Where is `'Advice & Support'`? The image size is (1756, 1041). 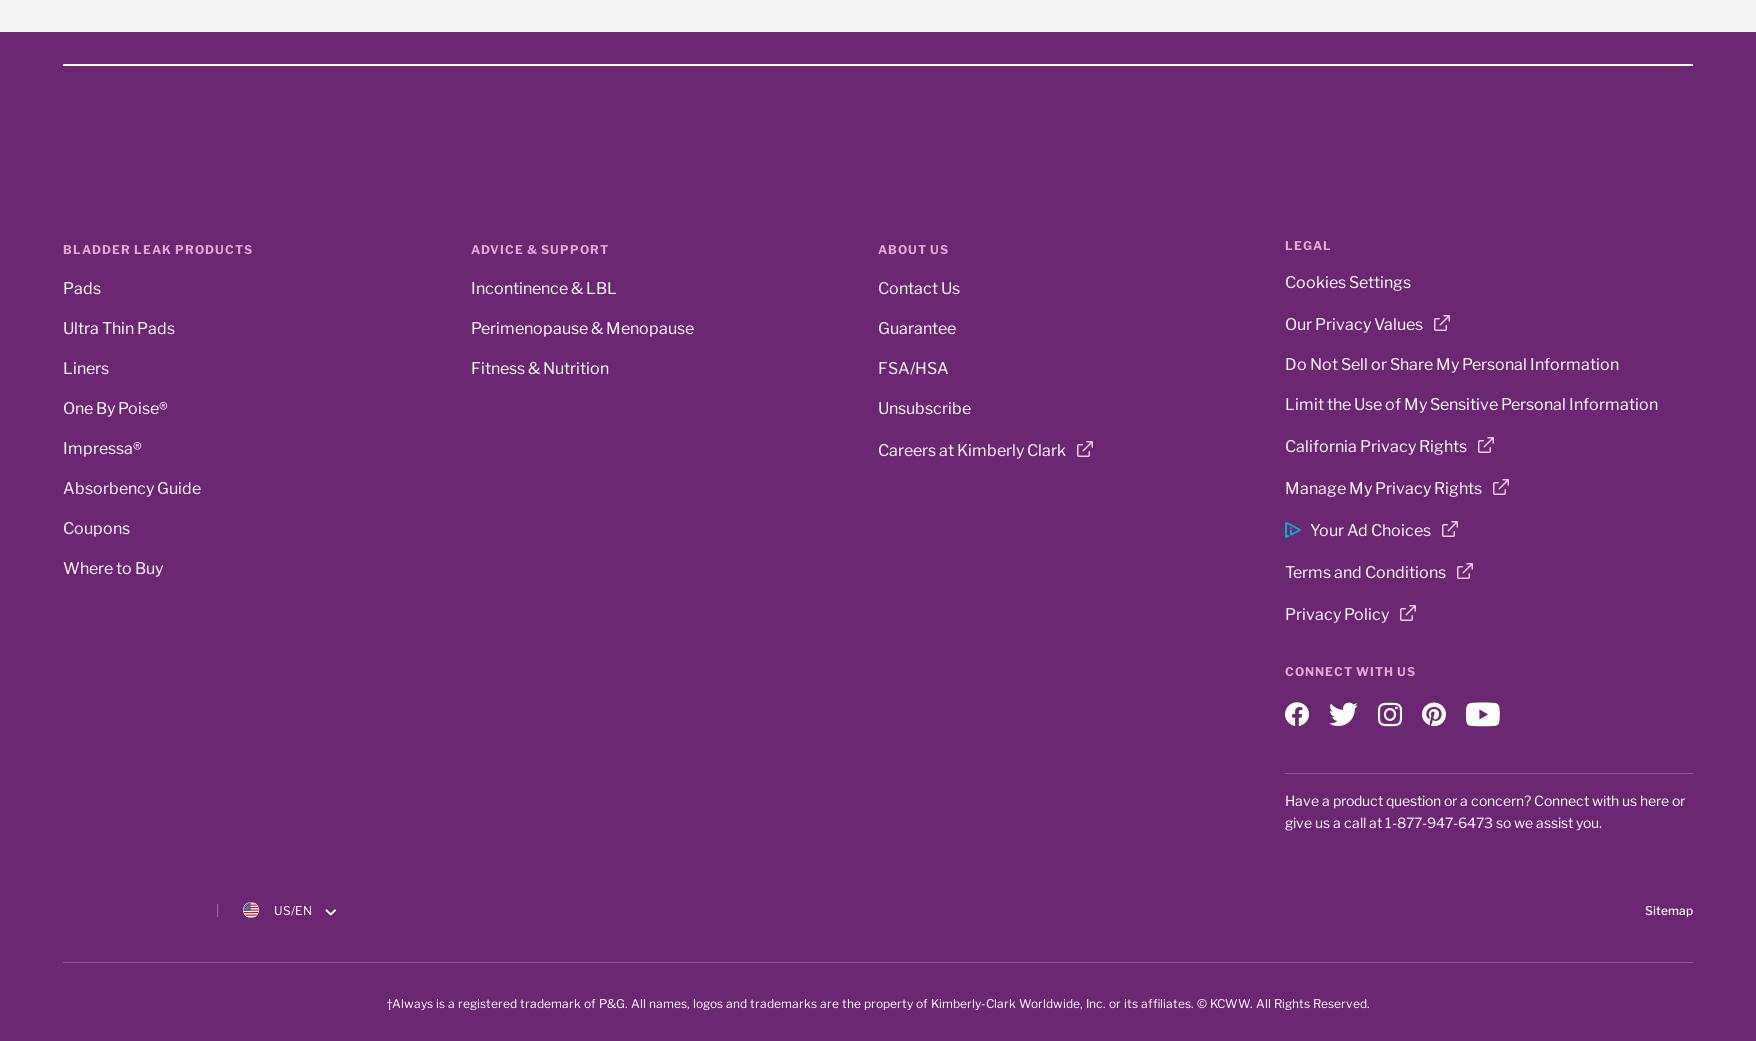
'Advice & Support' is located at coordinates (470, 248).